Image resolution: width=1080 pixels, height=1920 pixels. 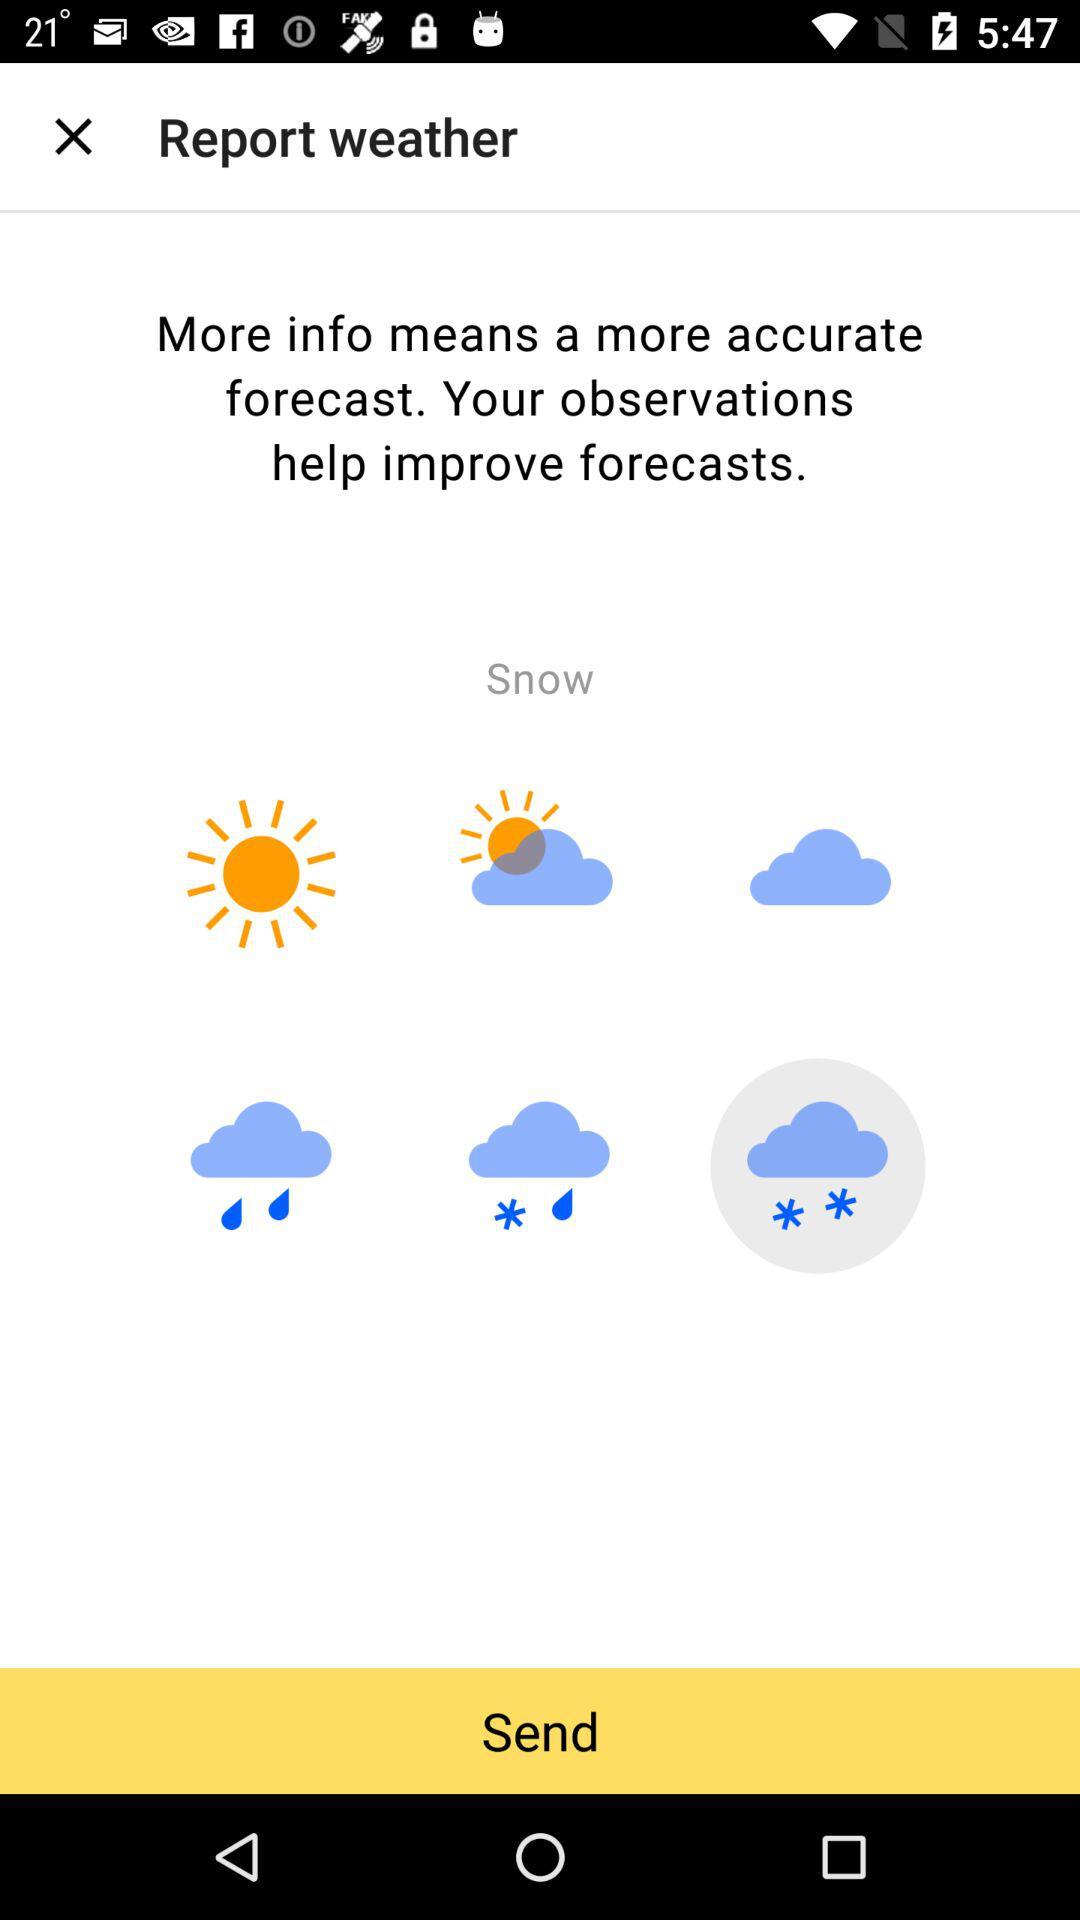 I want to click on the item to the left of the report weather, so click(x=72, y=135).